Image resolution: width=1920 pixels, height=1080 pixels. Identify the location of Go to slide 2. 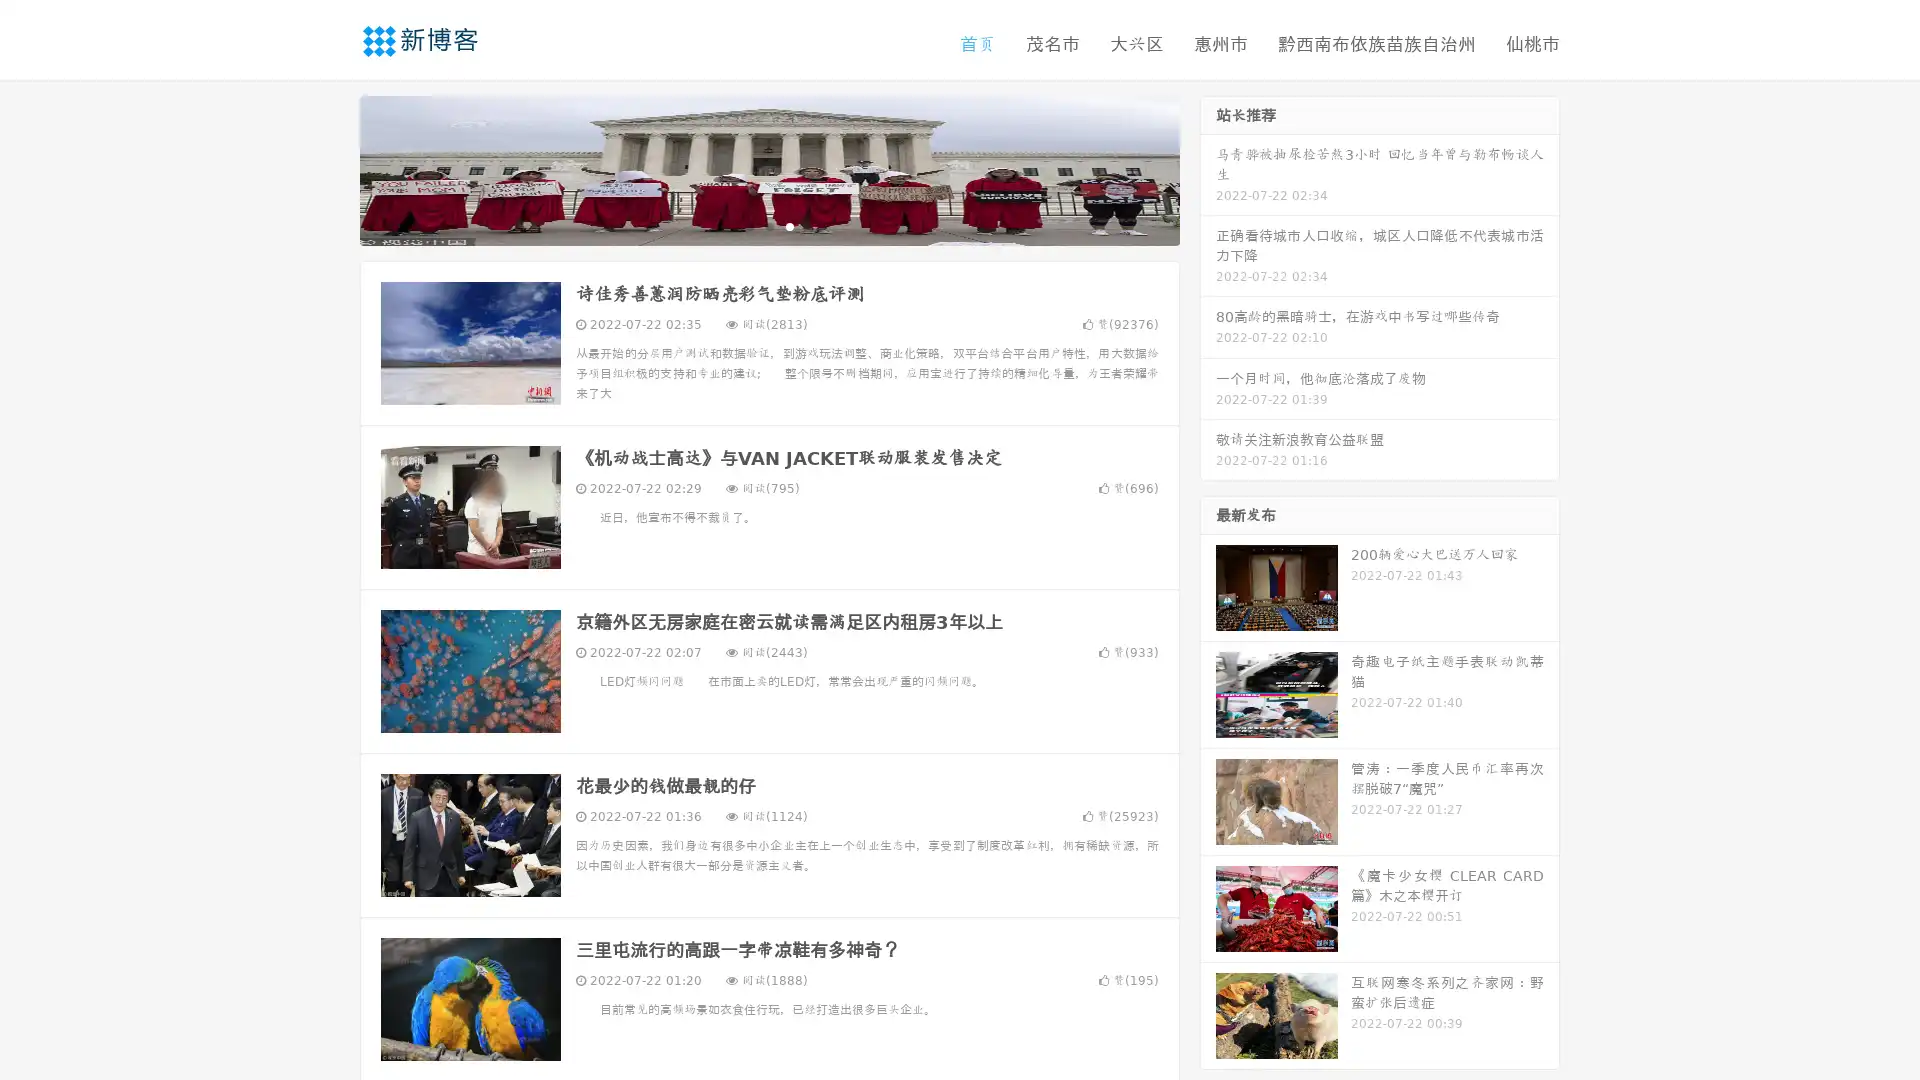
(768, 225).